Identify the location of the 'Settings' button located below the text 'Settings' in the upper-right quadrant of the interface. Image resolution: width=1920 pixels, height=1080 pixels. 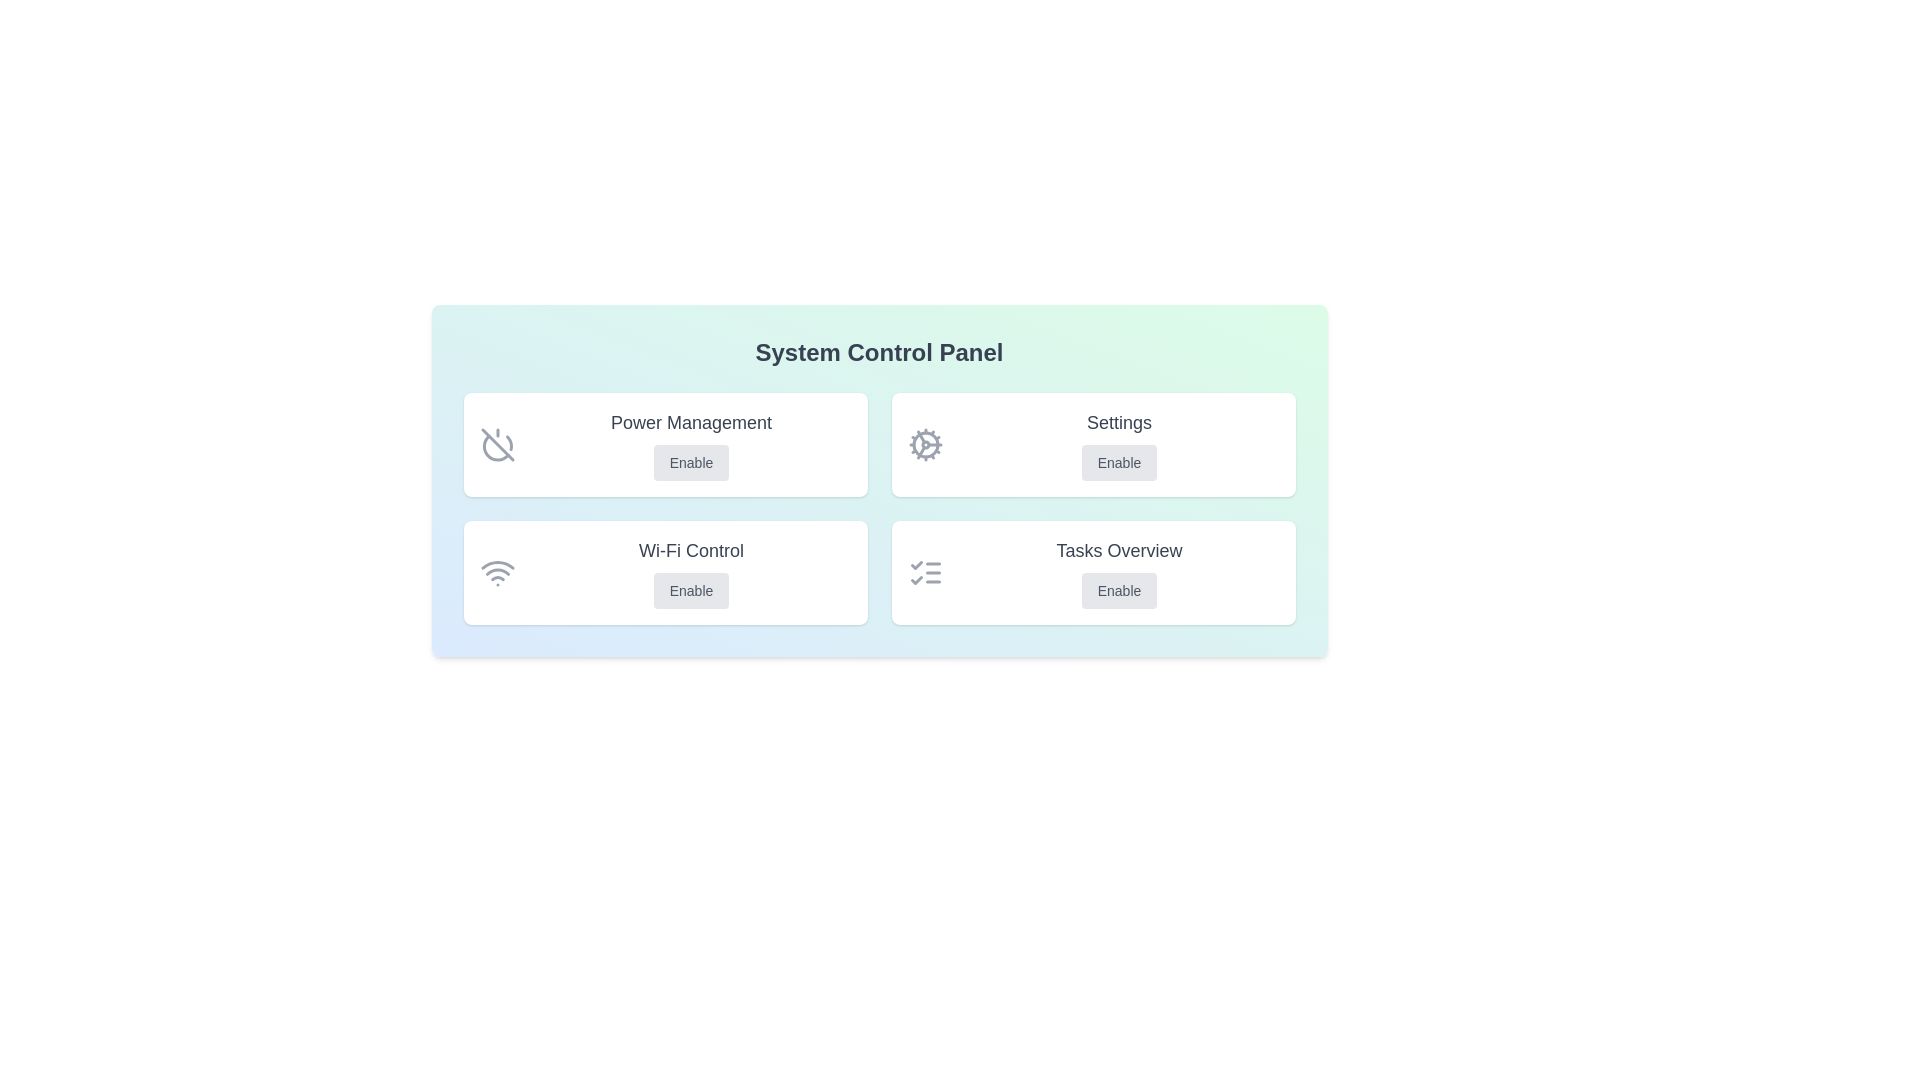
(1118, 462).